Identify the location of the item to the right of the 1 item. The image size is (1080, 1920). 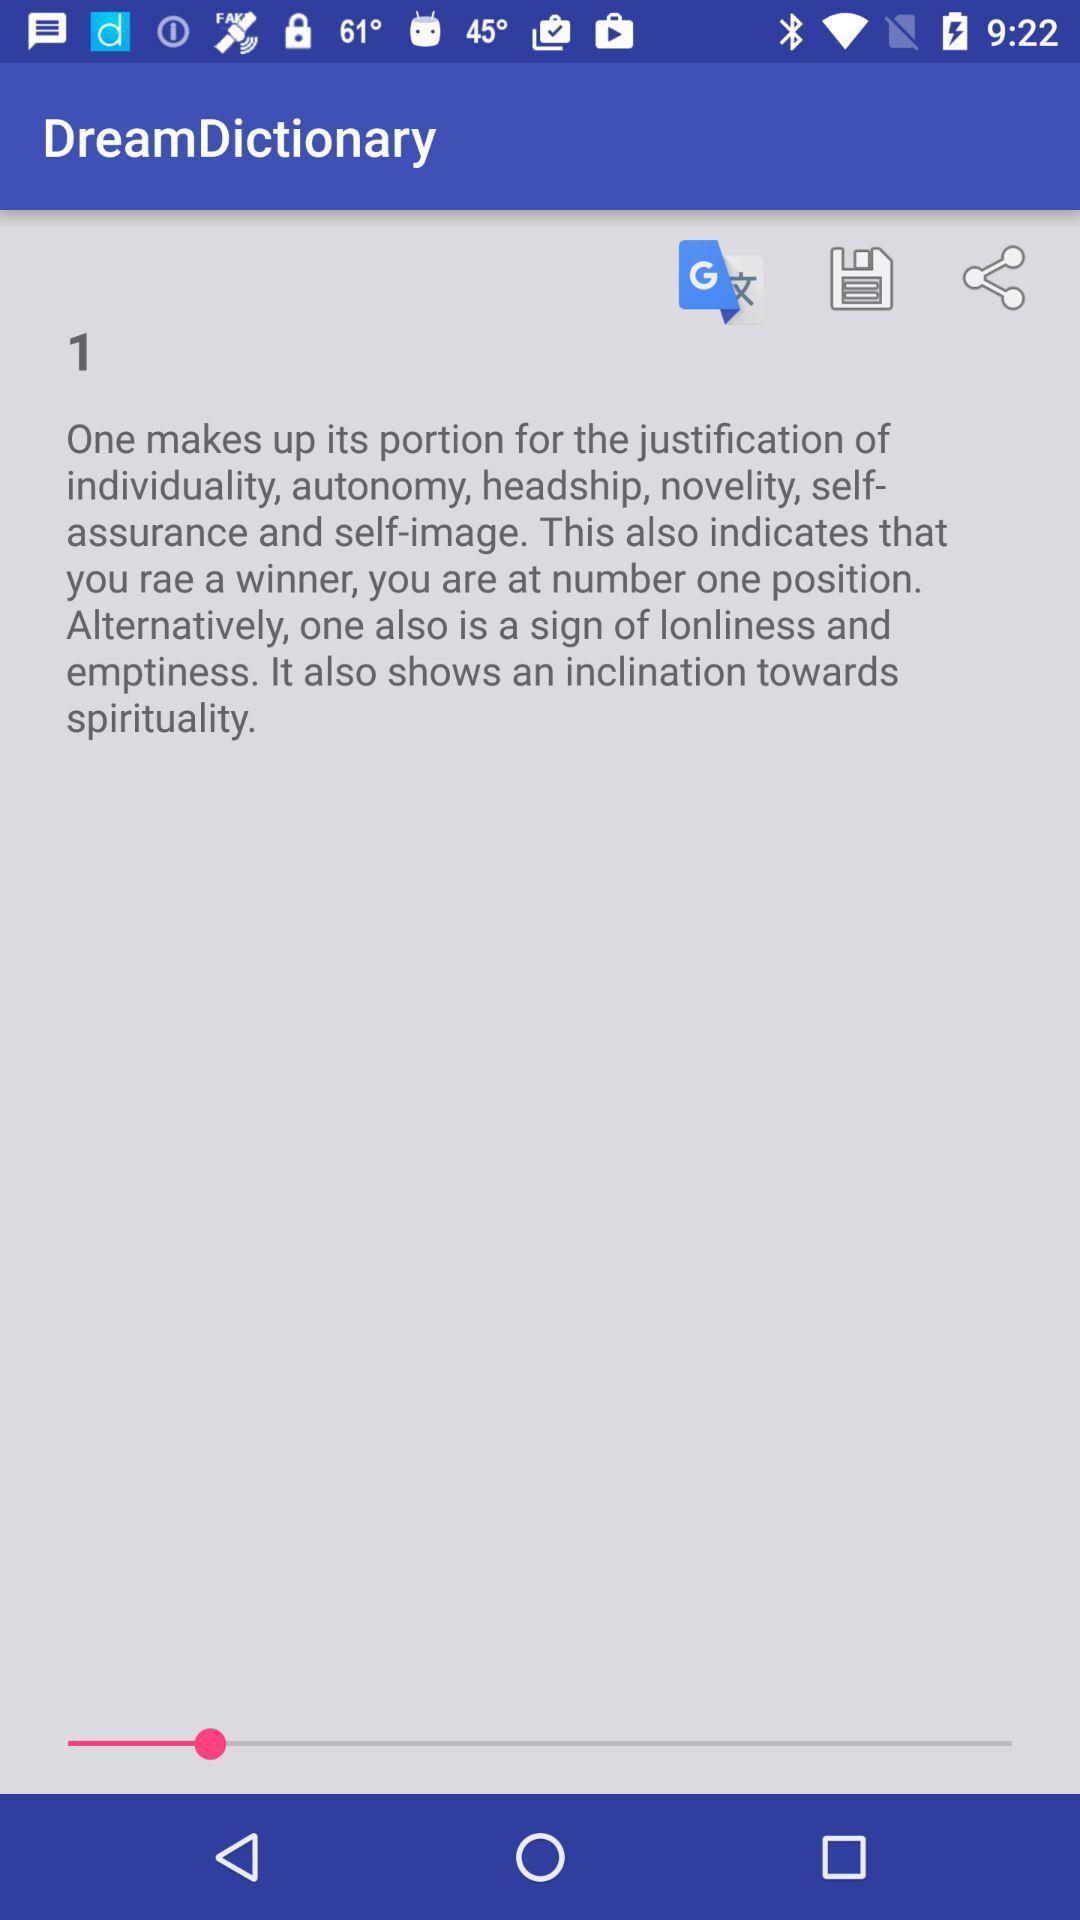
(721, 281).